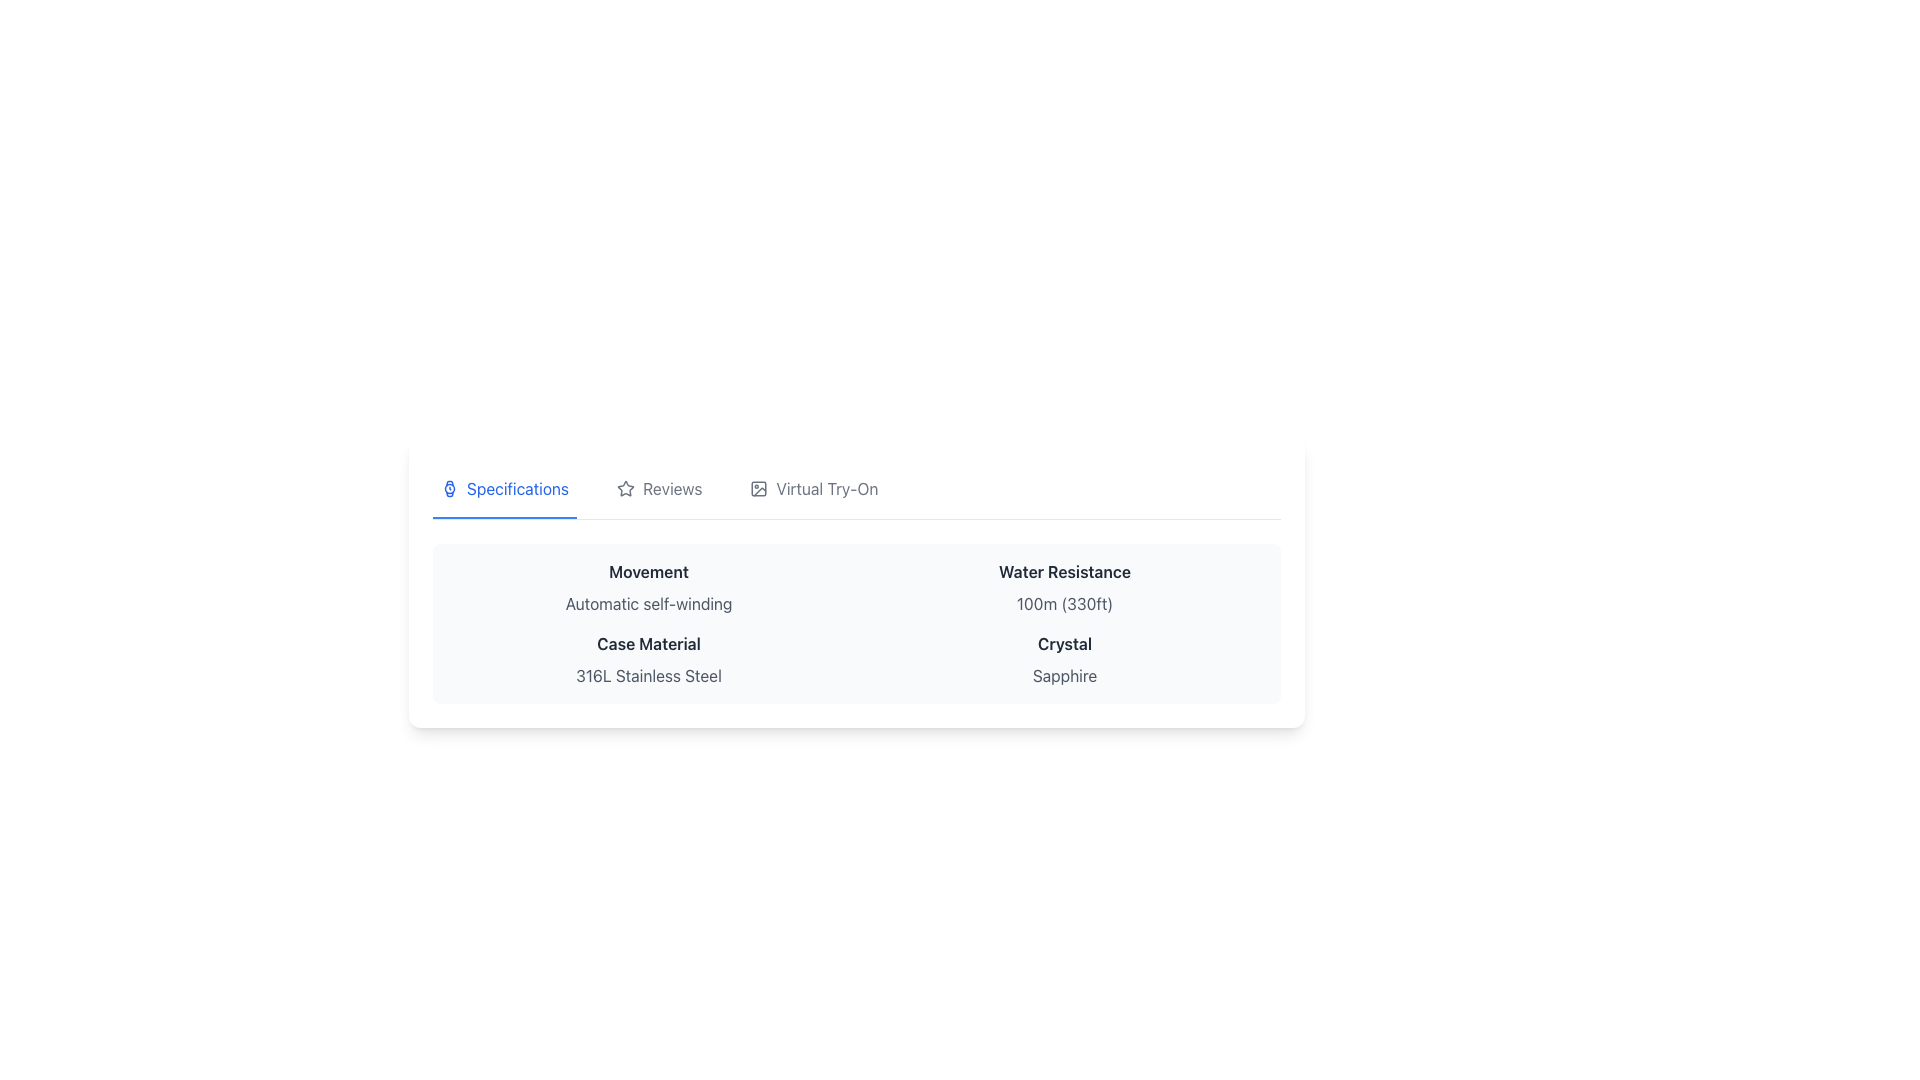 The image size is (1920, 1080). What do you see at coordinates (659, 489) in the screenshot?
I see `the 'Reviews' tab, which is the second tab in a set of three aligned horizontally, positioned between the 'Specifications' tab and the 'Virtual Try-On' tab` at bounding box center [659, 489].